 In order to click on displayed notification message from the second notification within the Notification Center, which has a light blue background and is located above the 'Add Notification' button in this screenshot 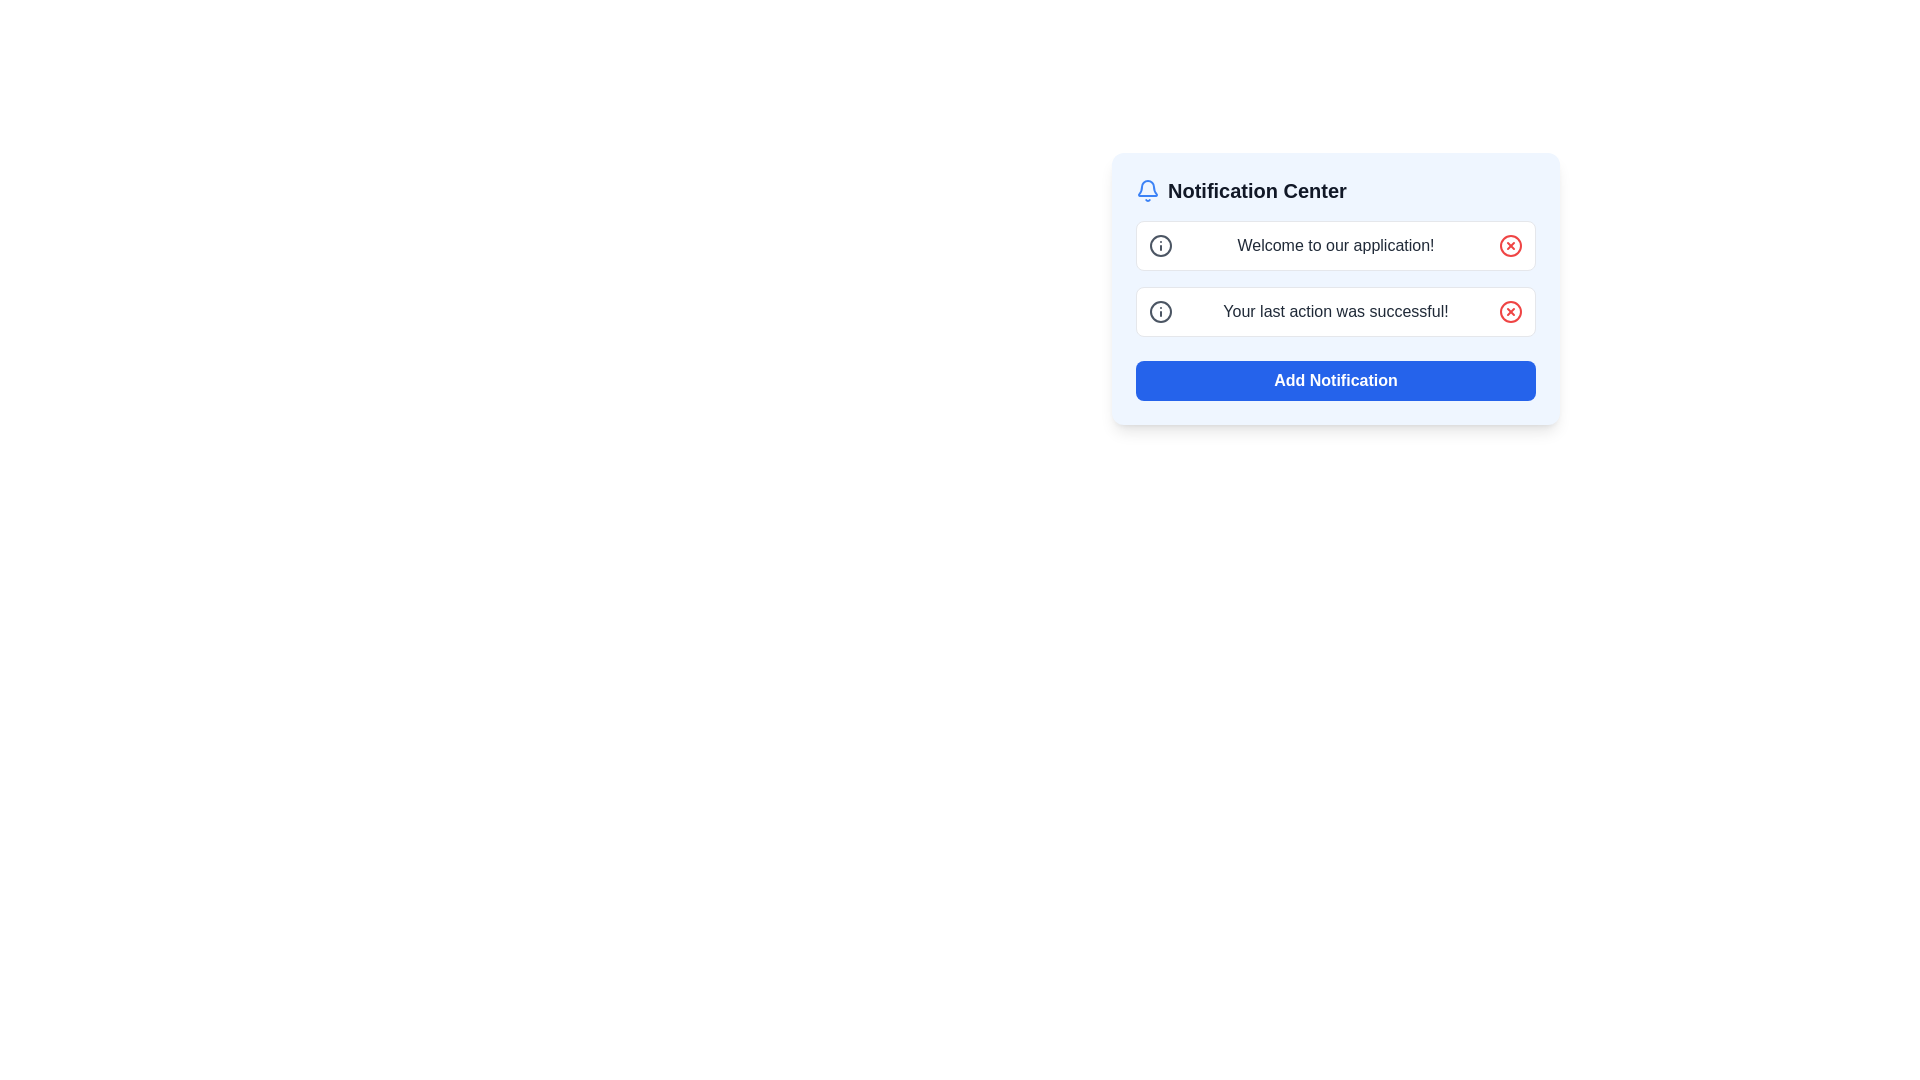, I will do `click(1335, 289)`.